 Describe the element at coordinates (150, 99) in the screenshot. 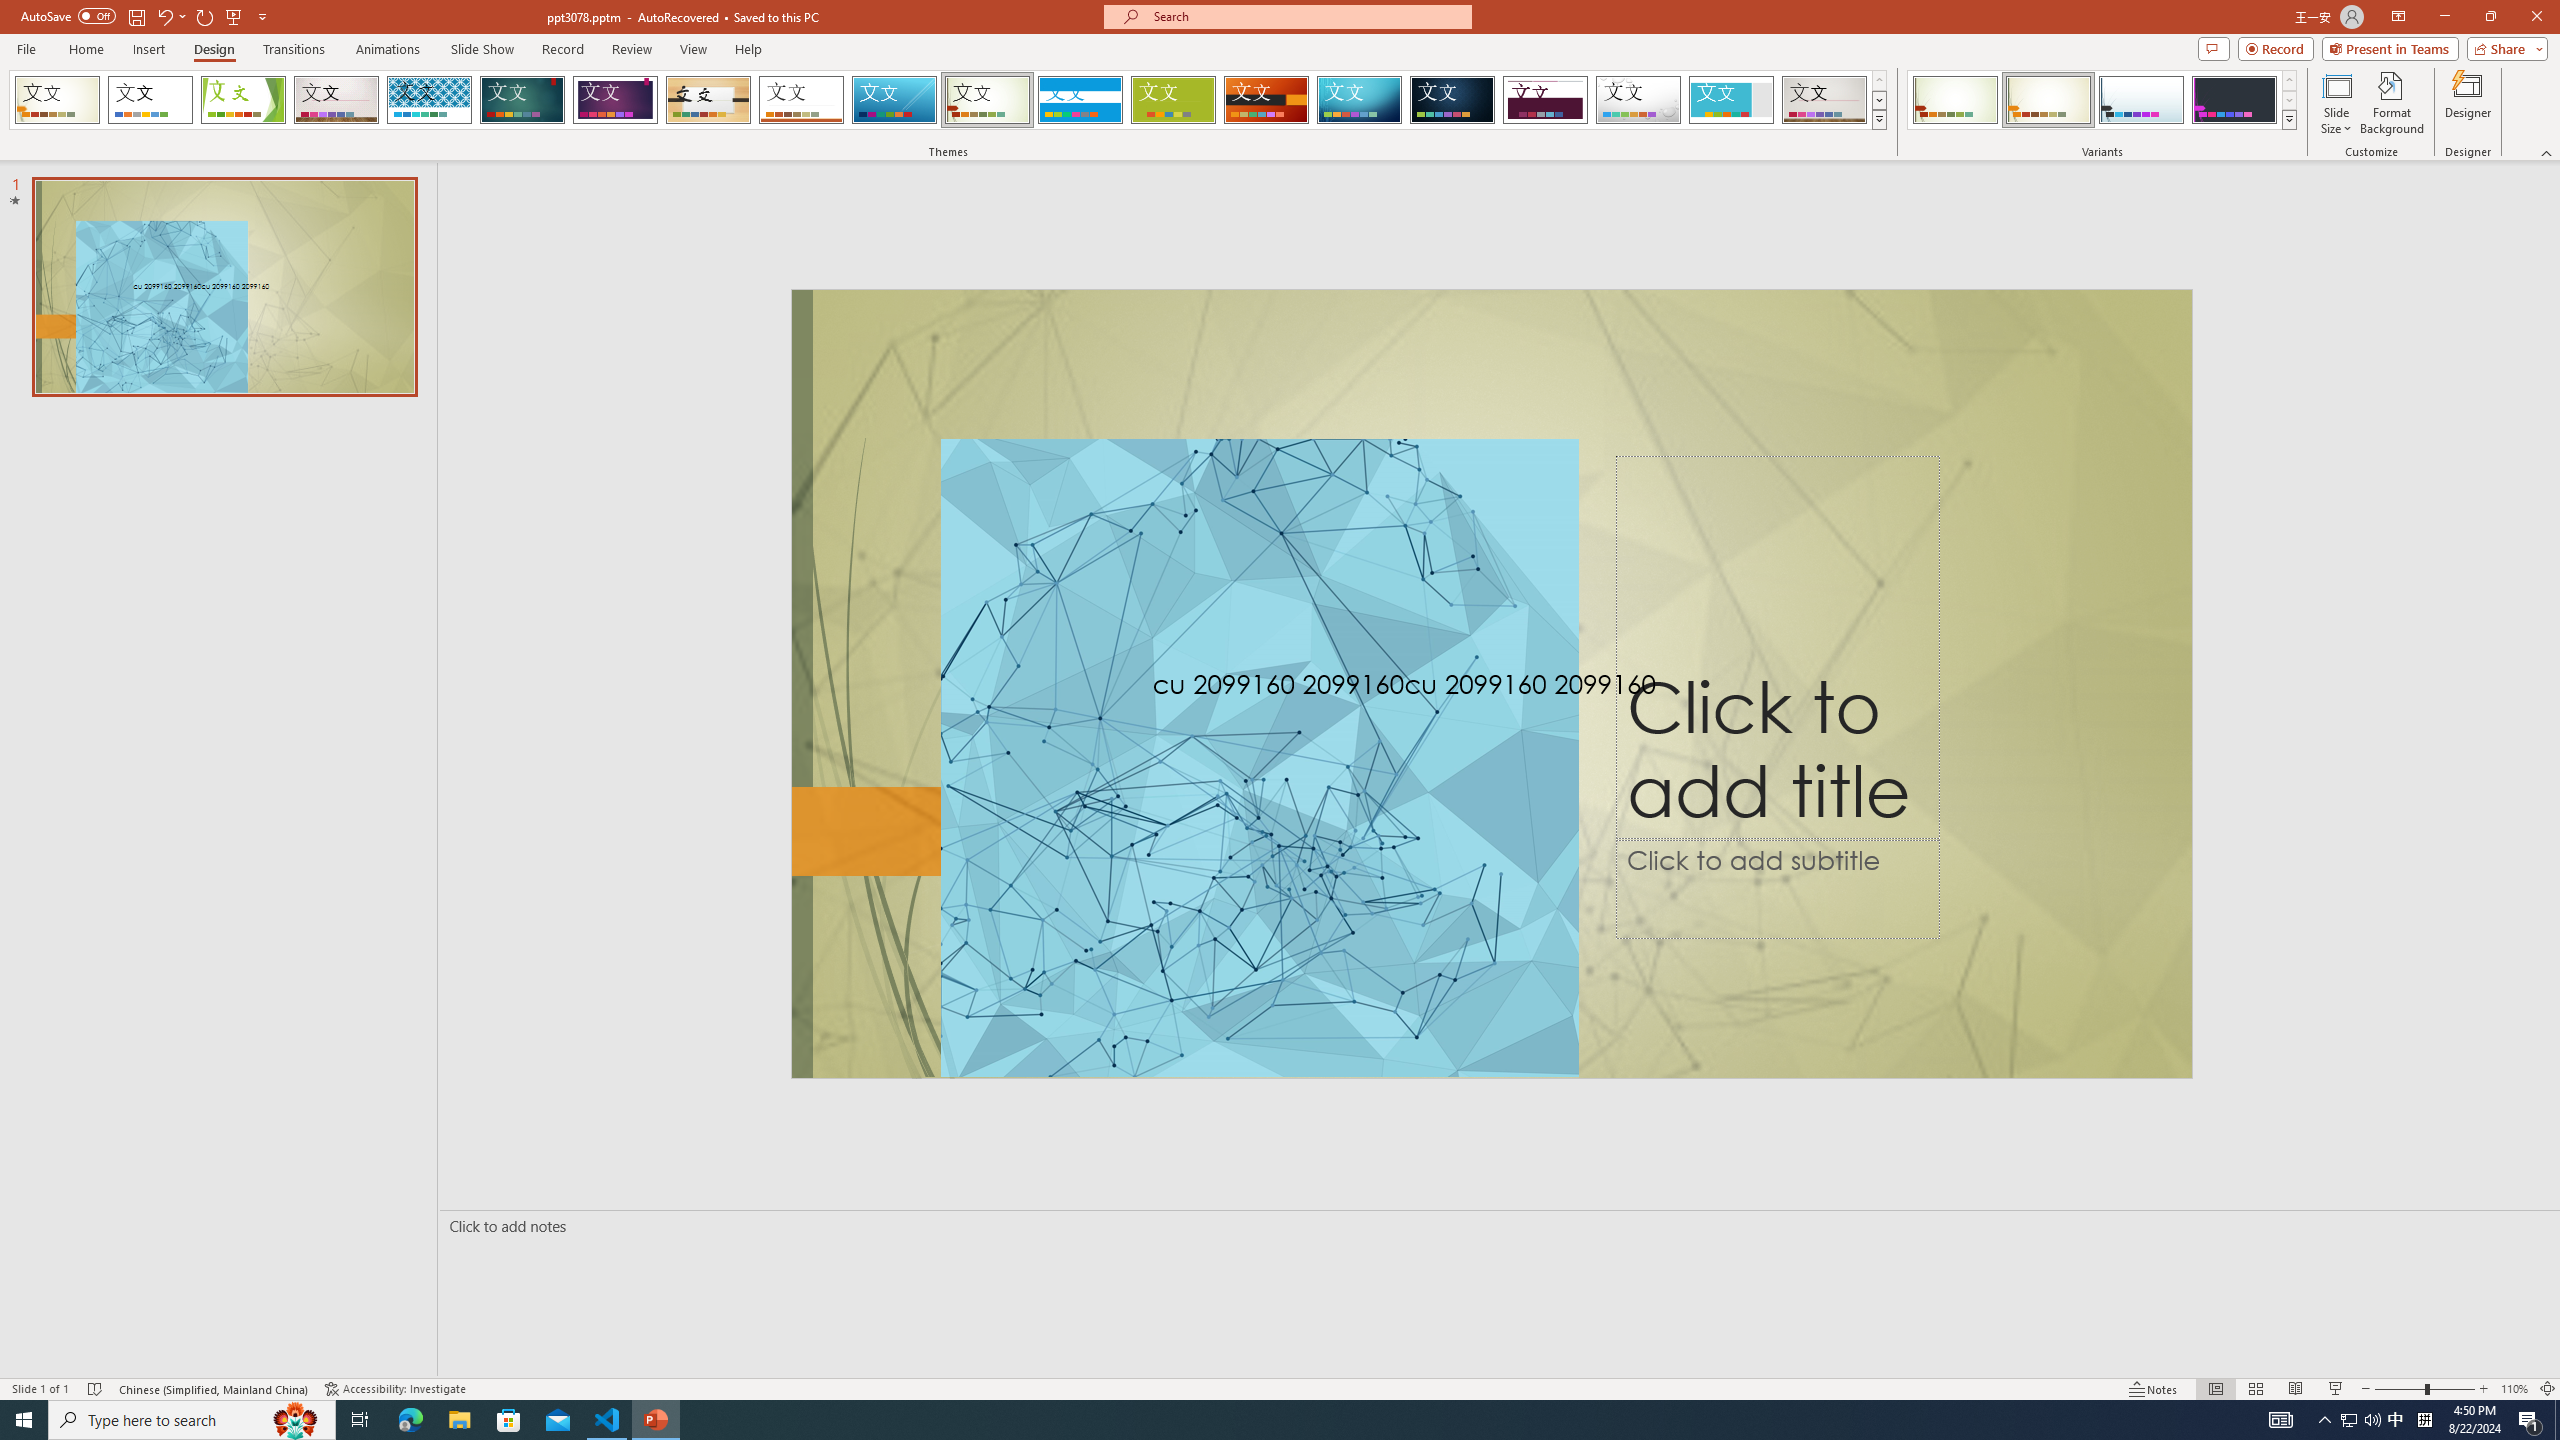

I see `'Office Theme'` at that location.